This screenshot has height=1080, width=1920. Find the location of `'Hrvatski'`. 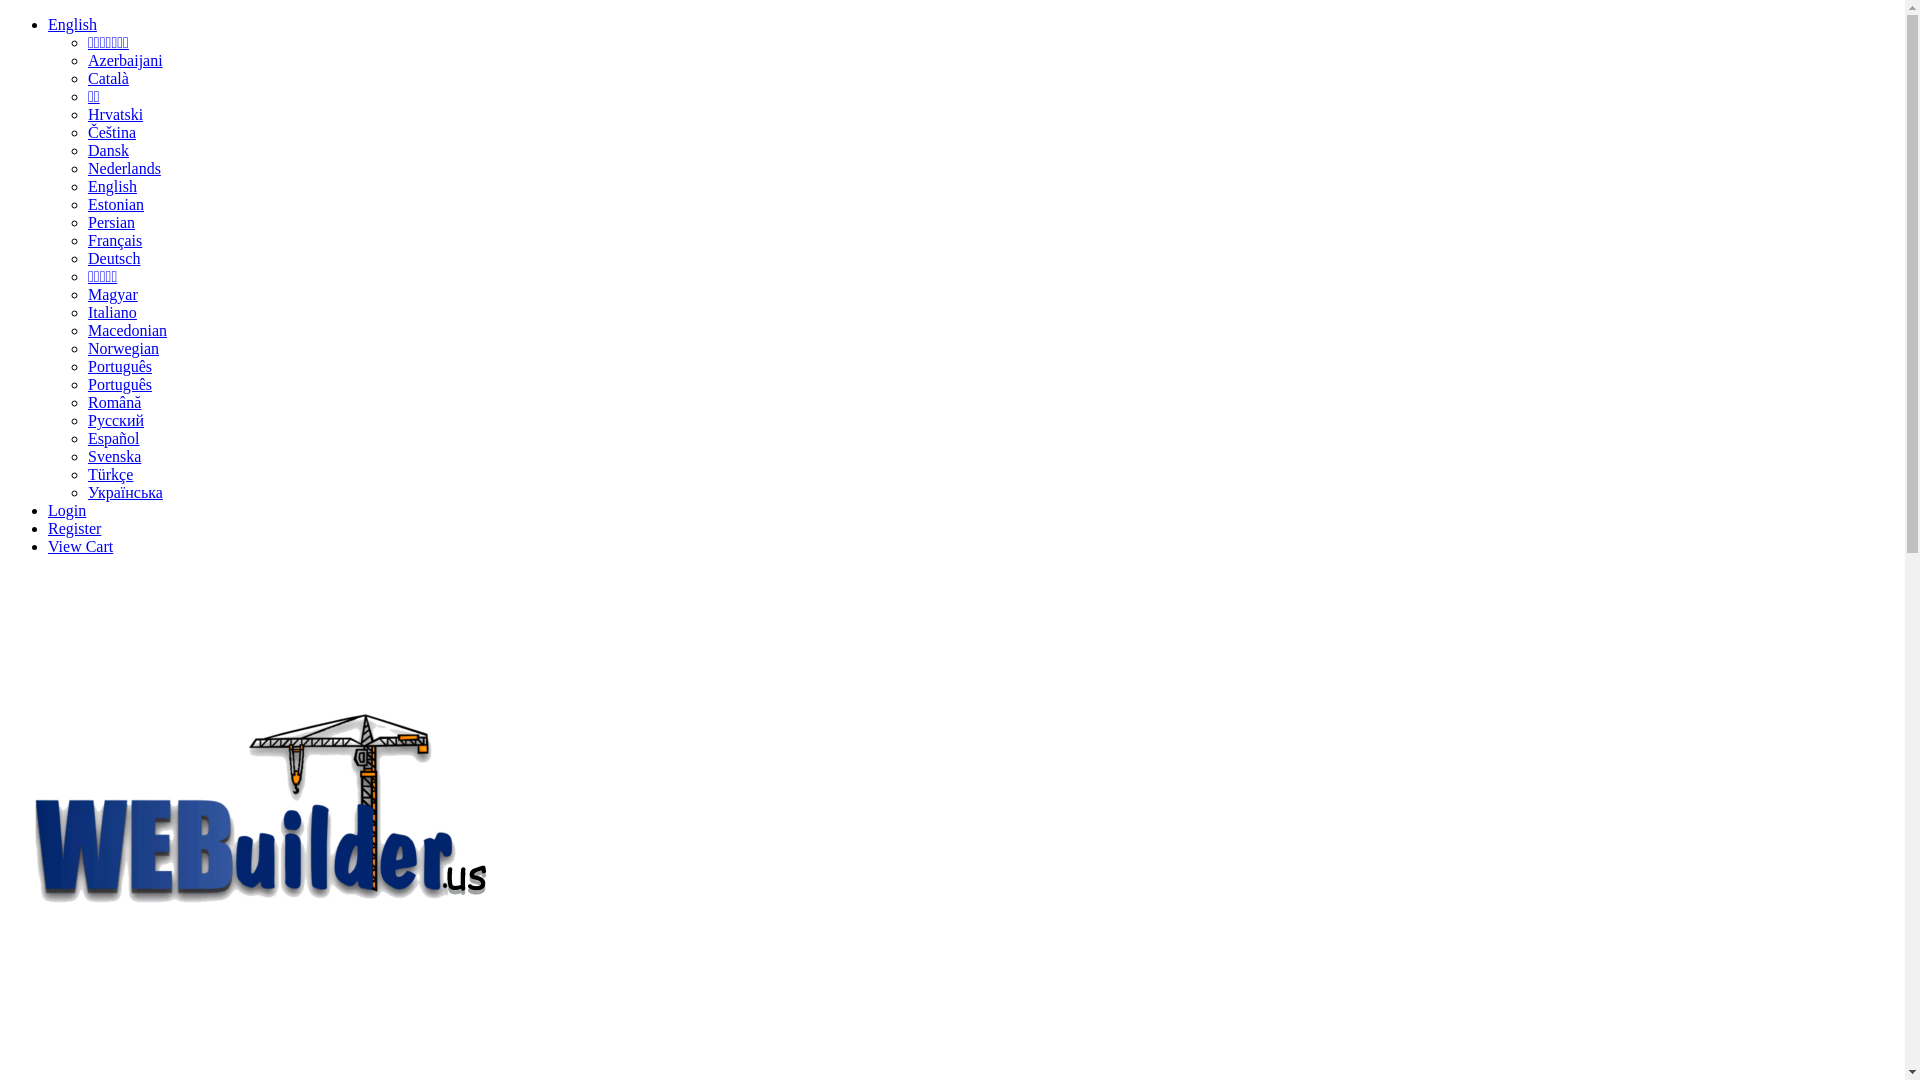

'Hrvatski' is located at coordinates (86, 114).